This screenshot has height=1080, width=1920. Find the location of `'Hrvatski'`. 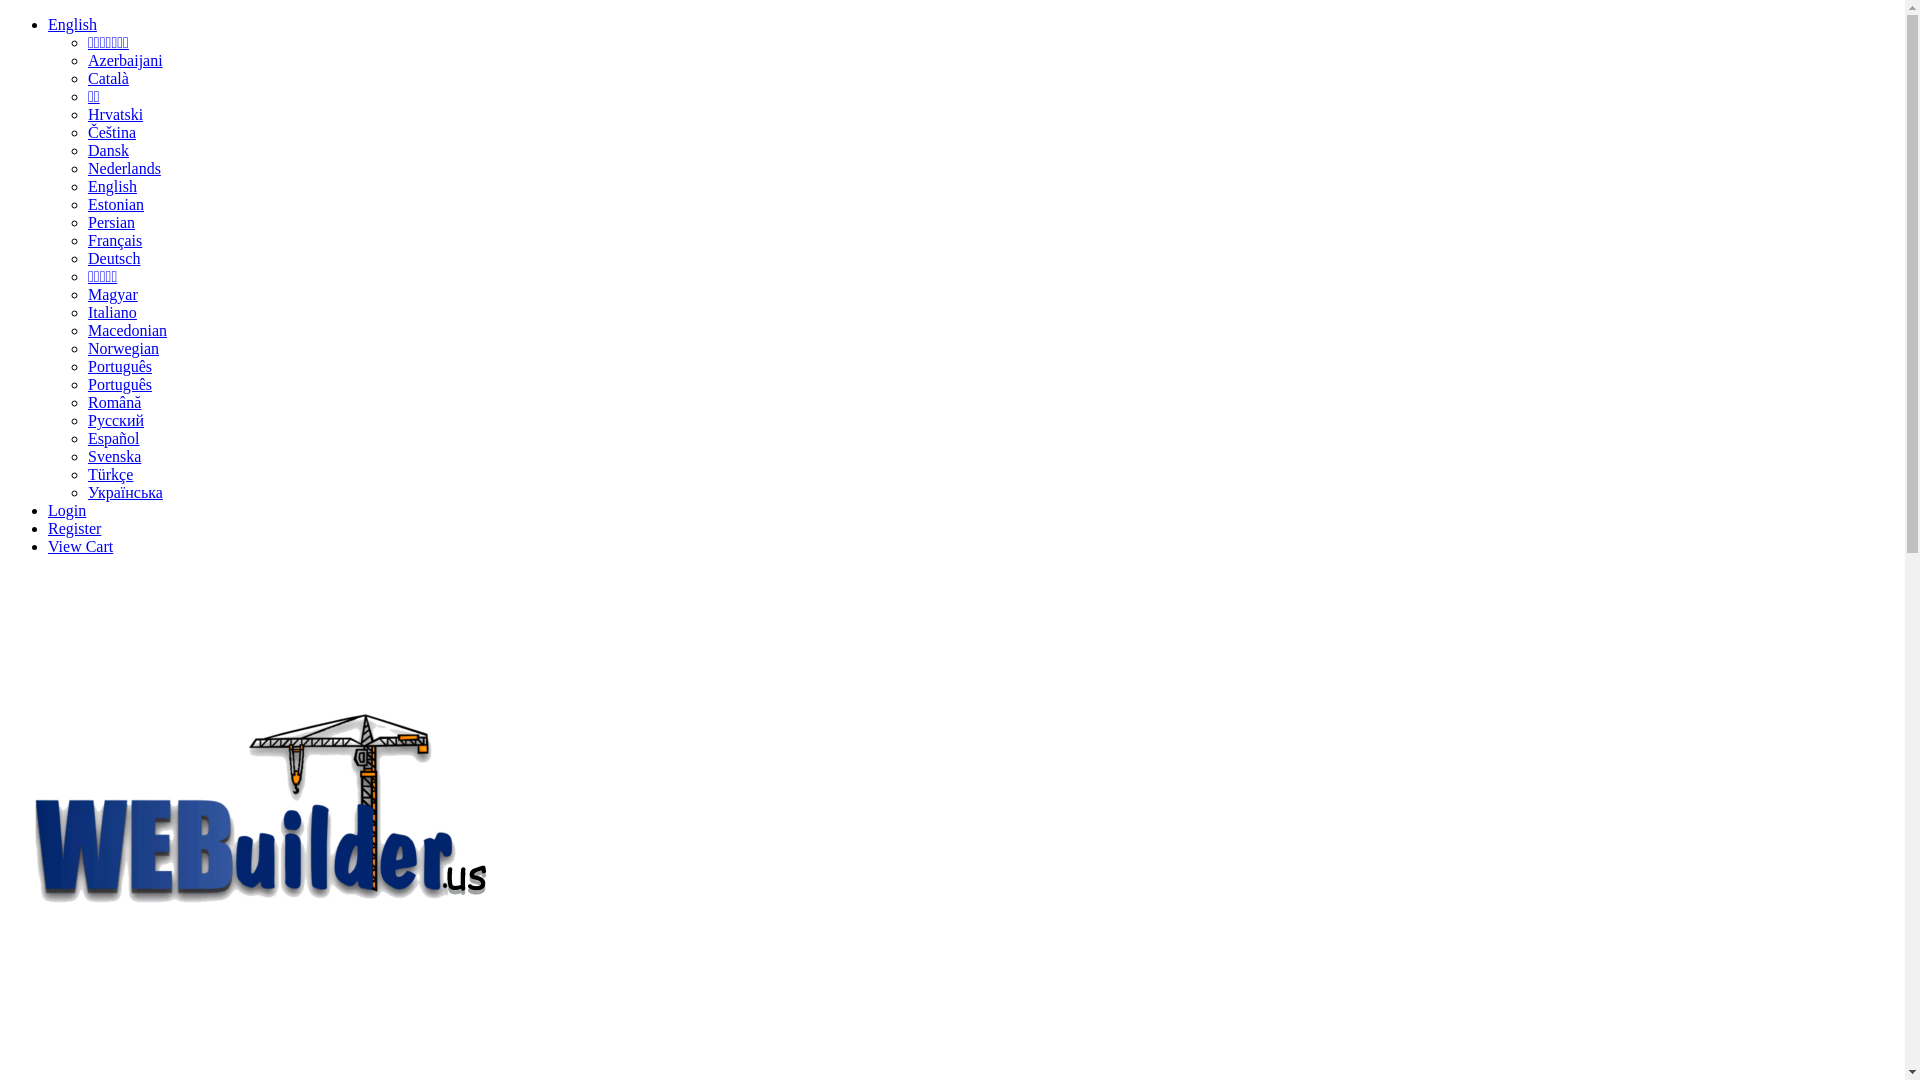

'Hrvatski' is located at coordinates (86, 114).